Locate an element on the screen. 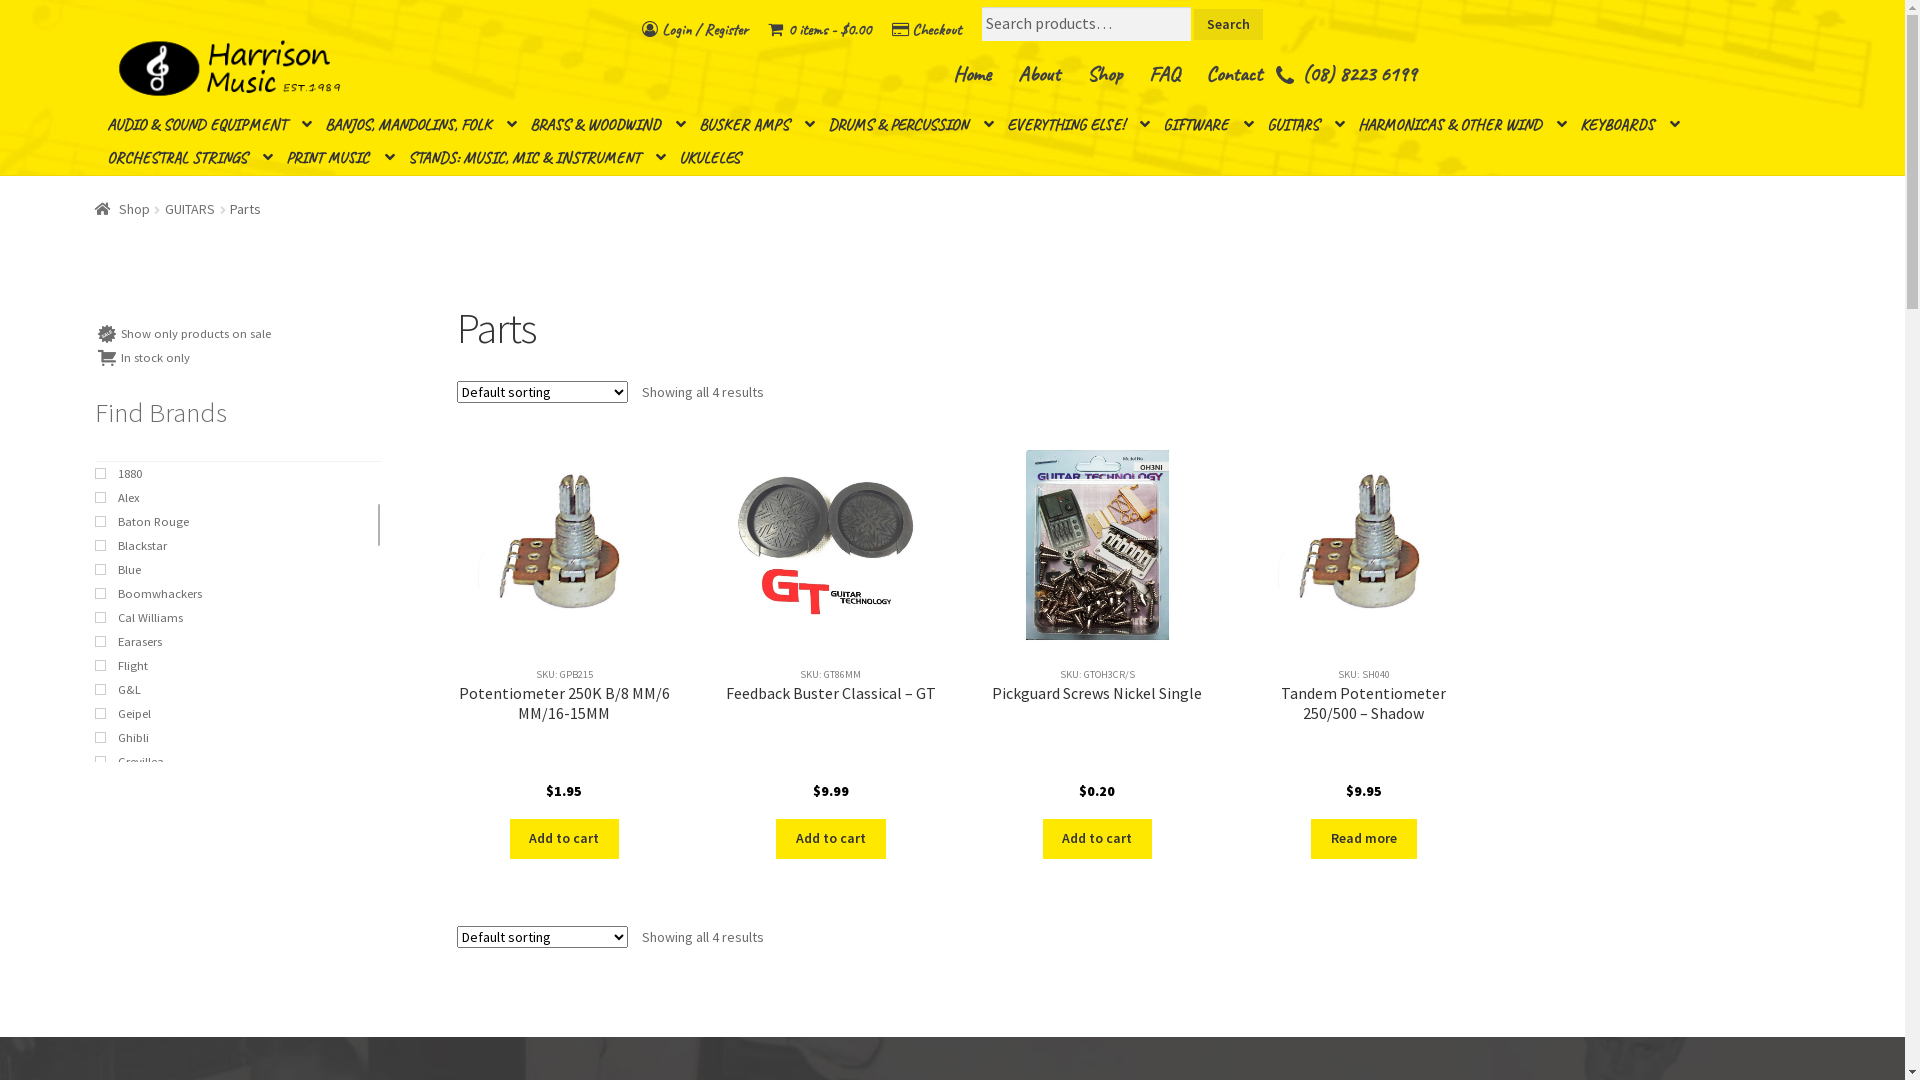  'Add to cart' is located at coordinates (564, 839).